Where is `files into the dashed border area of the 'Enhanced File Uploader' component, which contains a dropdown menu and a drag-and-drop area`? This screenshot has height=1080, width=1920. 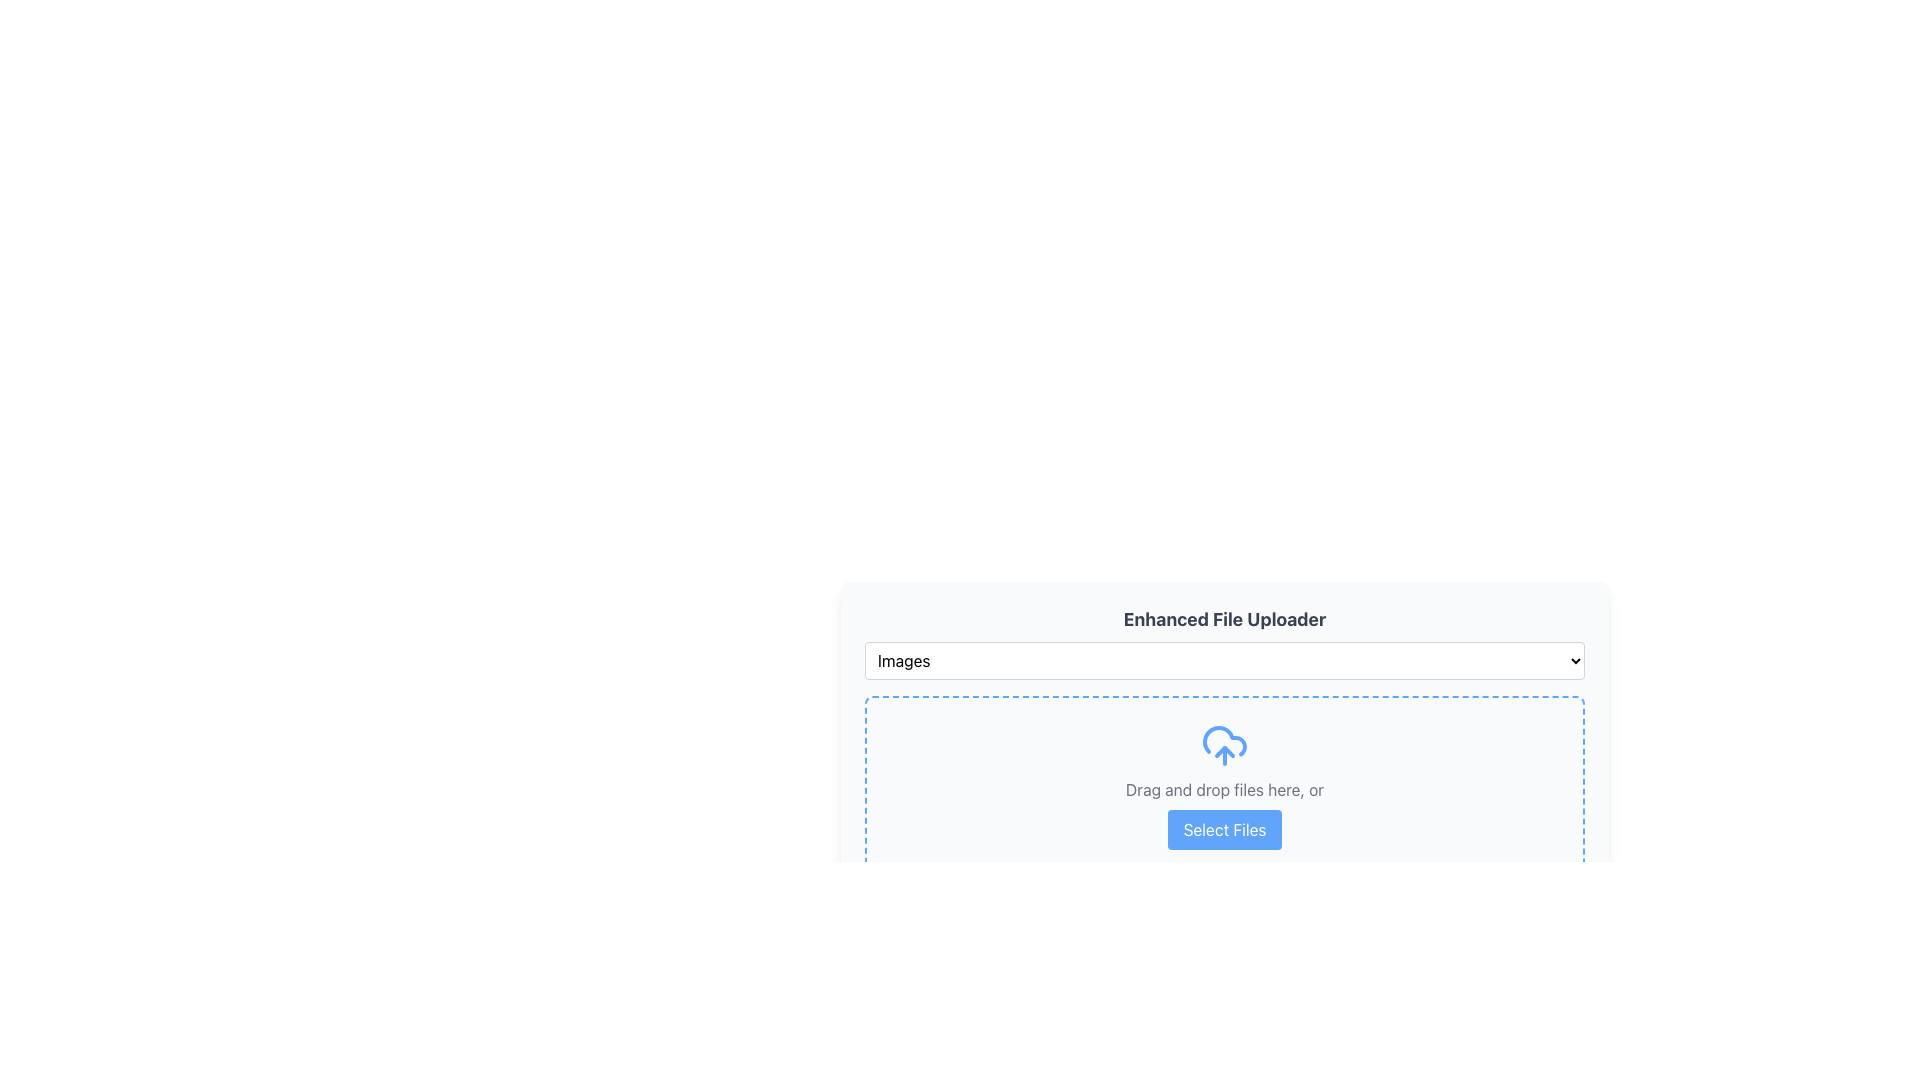
files into the dashed border area of the 'Enhanced File Uploader' component, which contains a dropdown menu and a drag-and-drop area is located at coordinates (1223, 708).